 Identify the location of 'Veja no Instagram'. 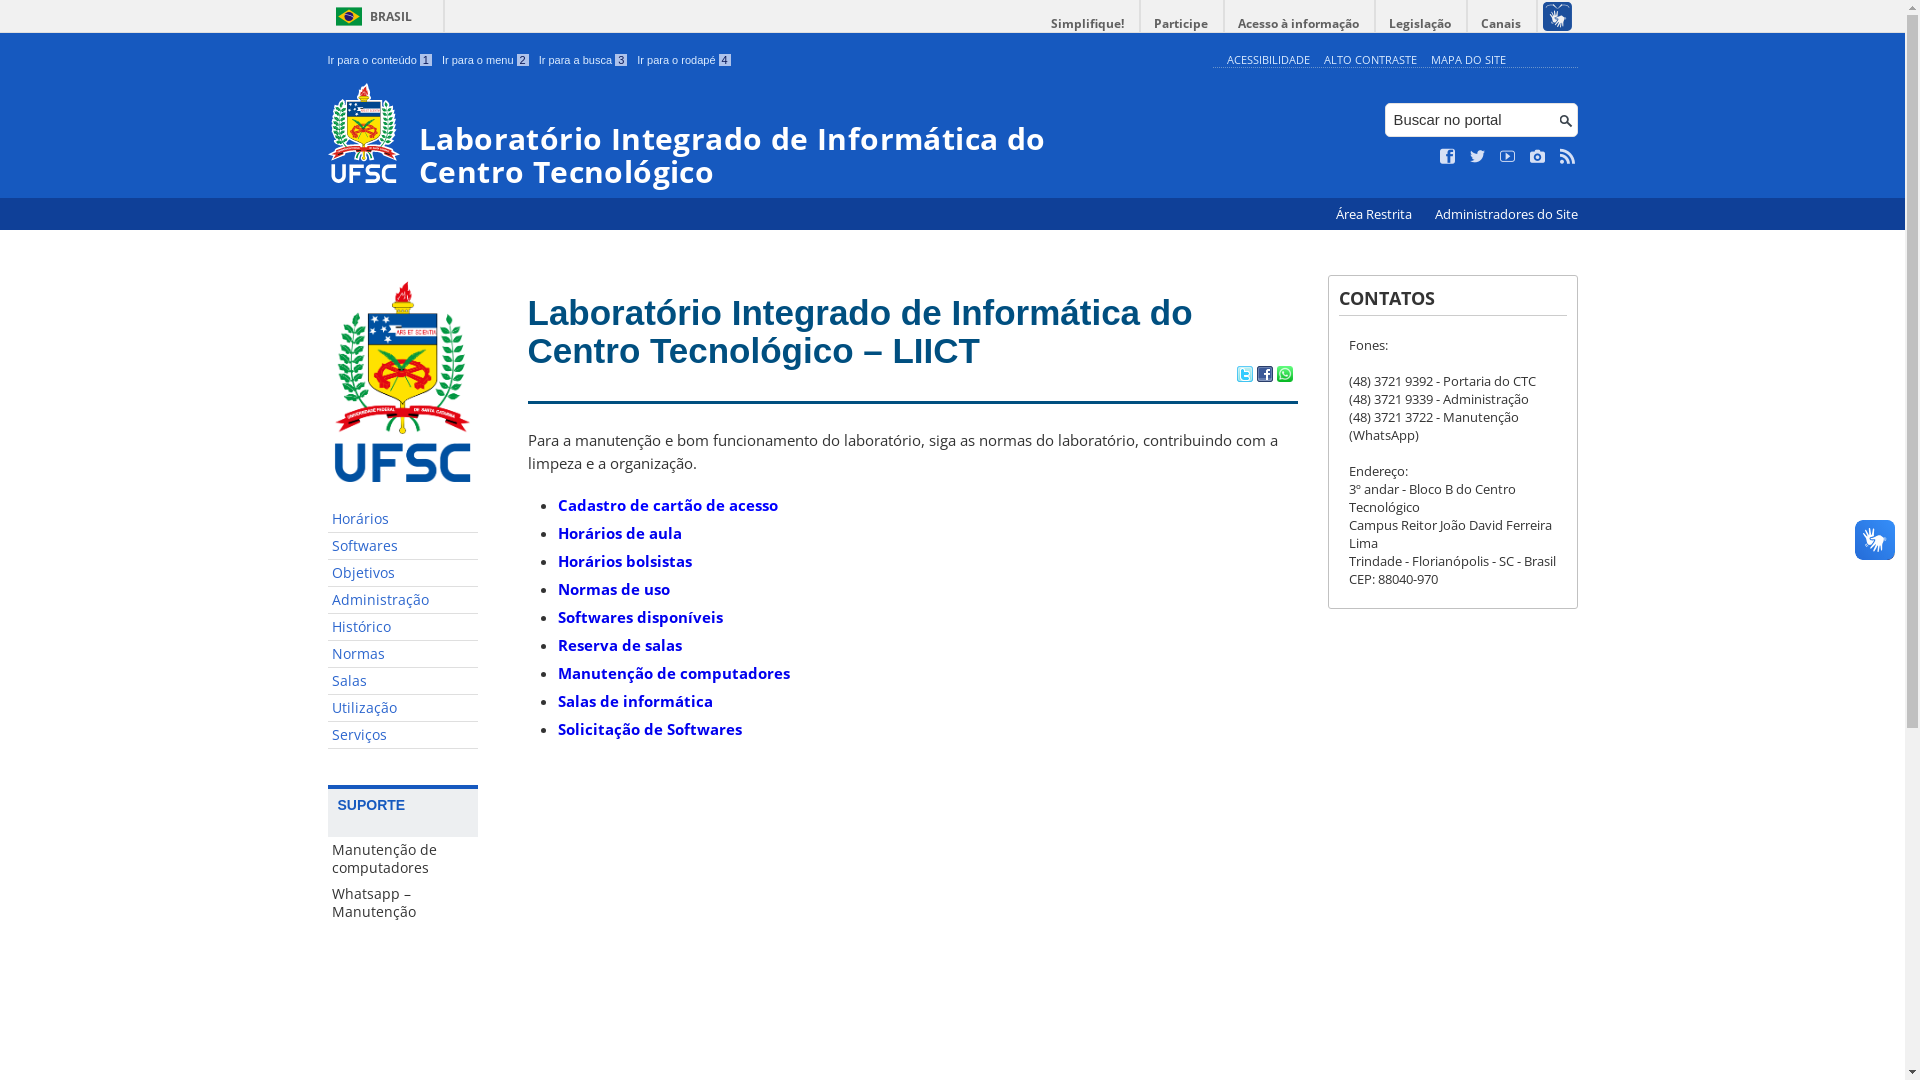
(1536, 156).